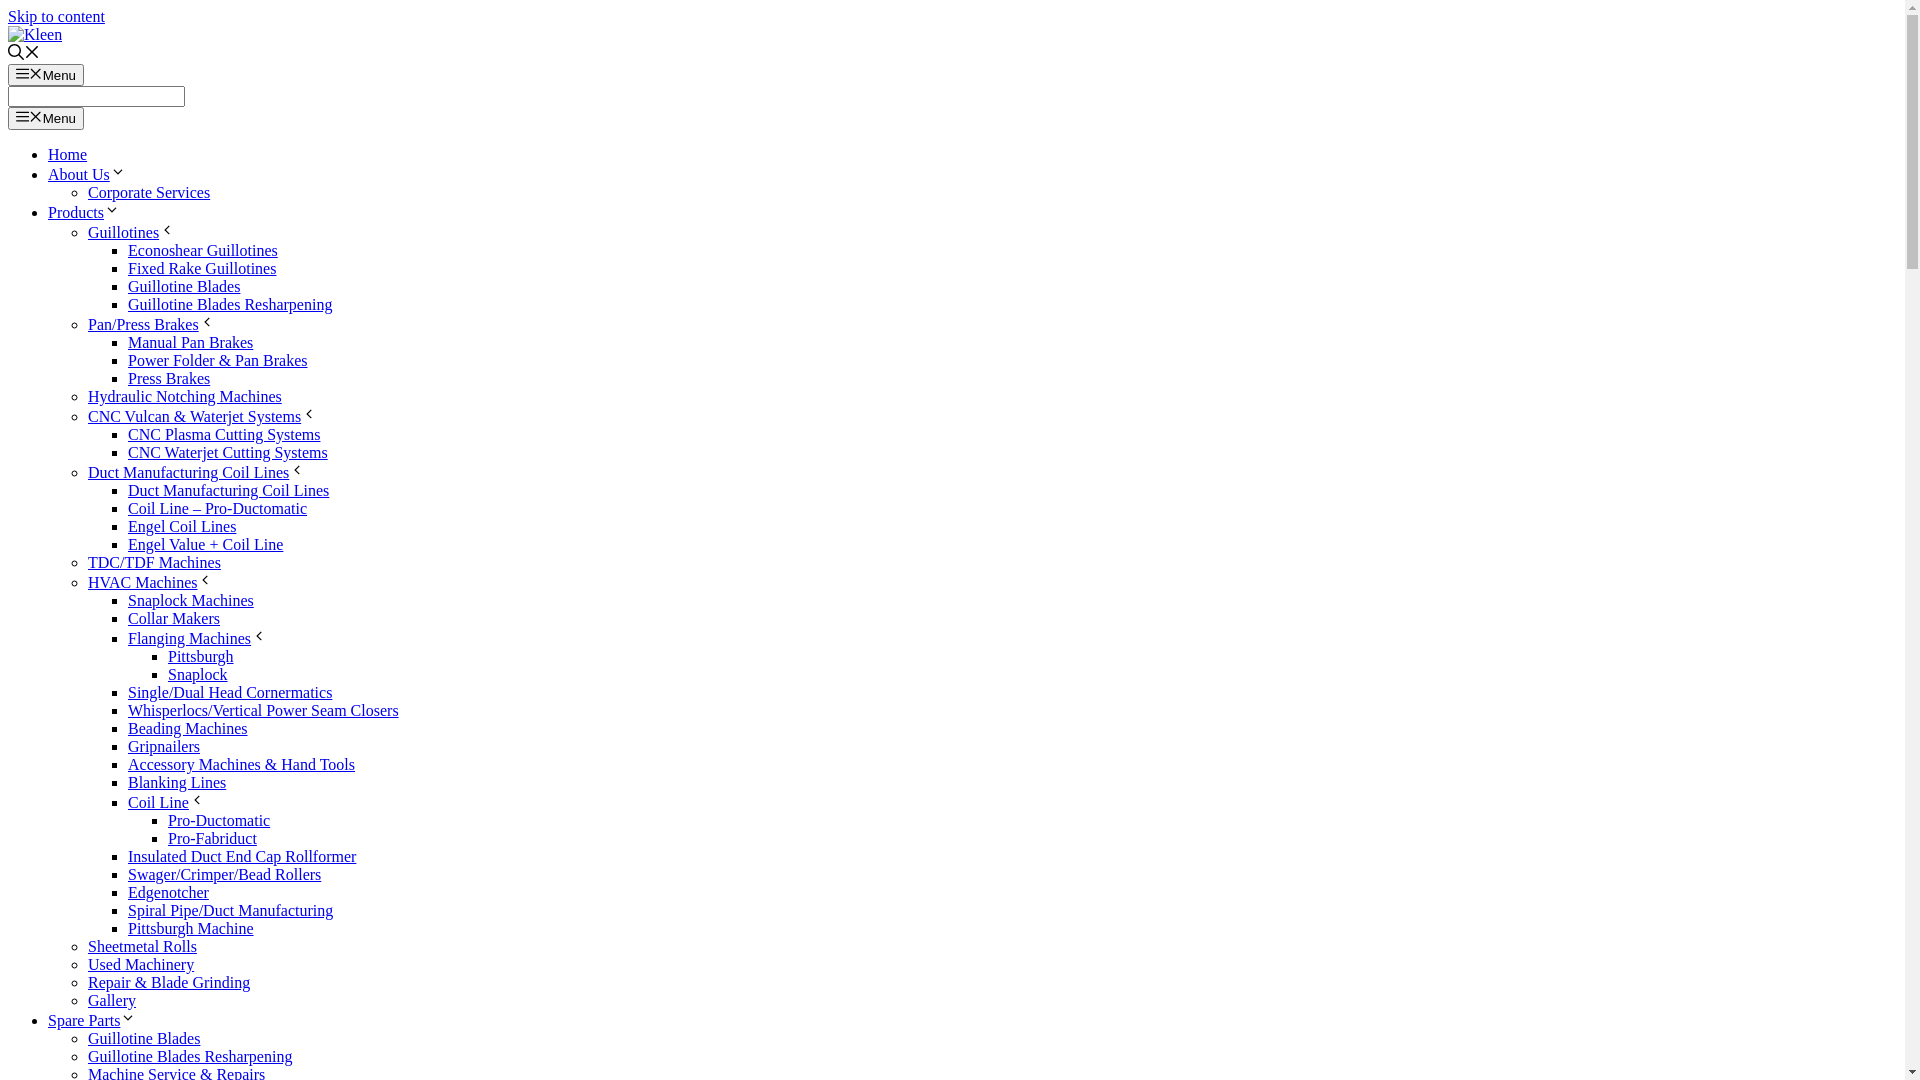 This screenshot has width=1920, height=1080. I want to click on 'Sheetmetal Rolls', so click(141, 945).